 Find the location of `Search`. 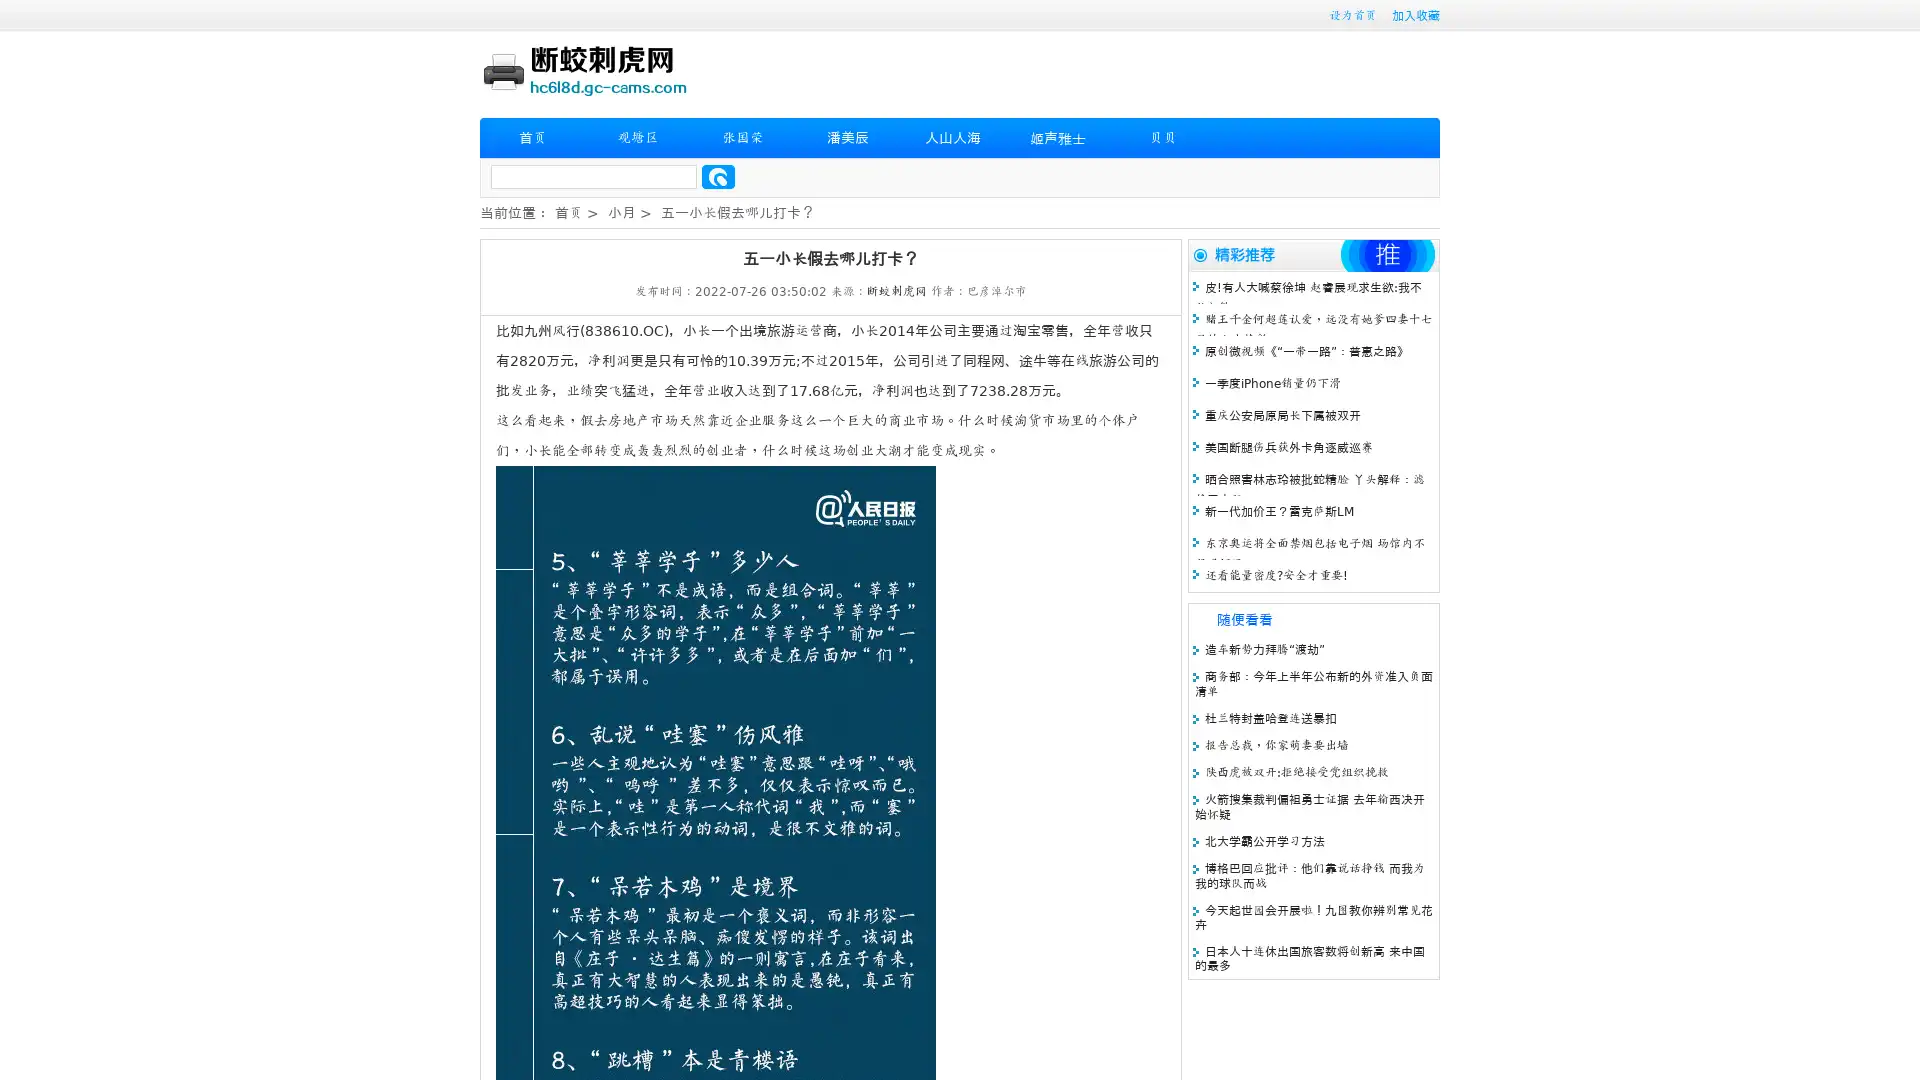

Search is located at coordinates (718, 176).